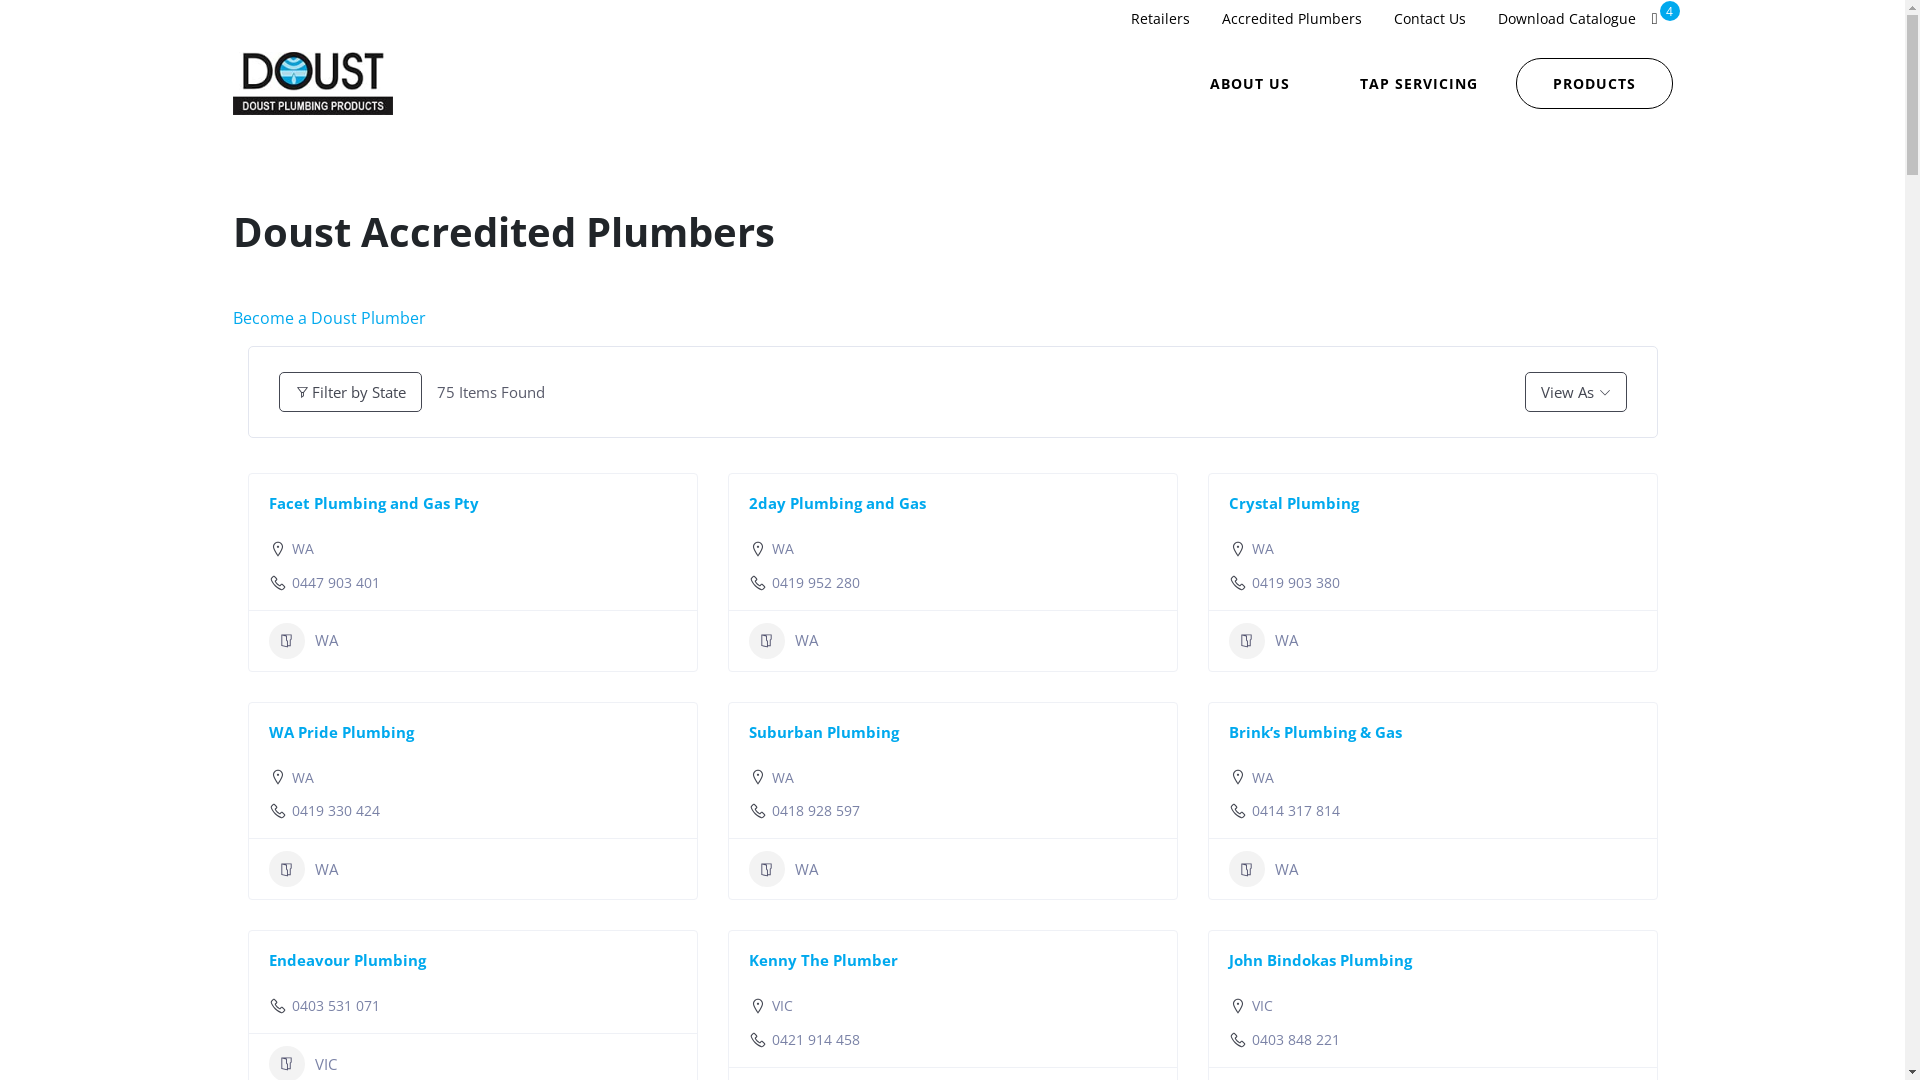 The width and height of the screenshot is (1920, 1080). I want to click on '0403 531 071', so click(336, 1006).